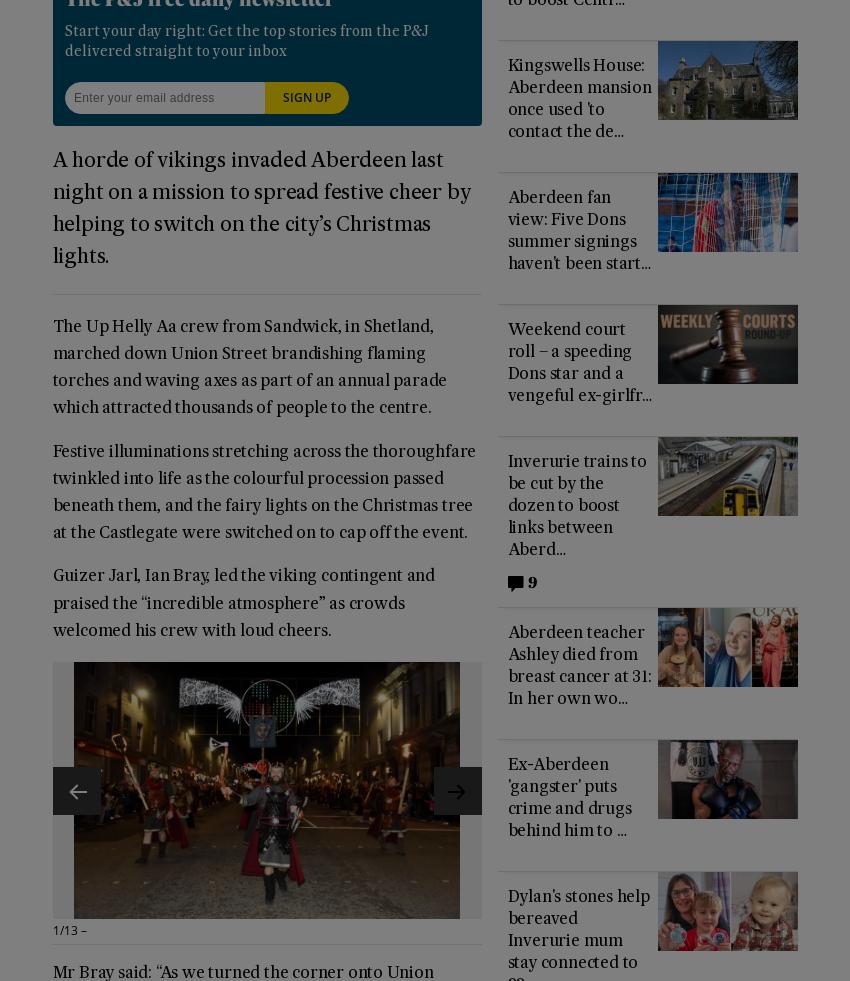  What do you see at coordinates (243, 604) in the screenshot?
I see `'Guizer Jarl, Ian Bray, led the viking contingent and praised the “incredible atmosphere” as crowds welcomed his crew with loud cheers.'` at bounding box center [243, 604].